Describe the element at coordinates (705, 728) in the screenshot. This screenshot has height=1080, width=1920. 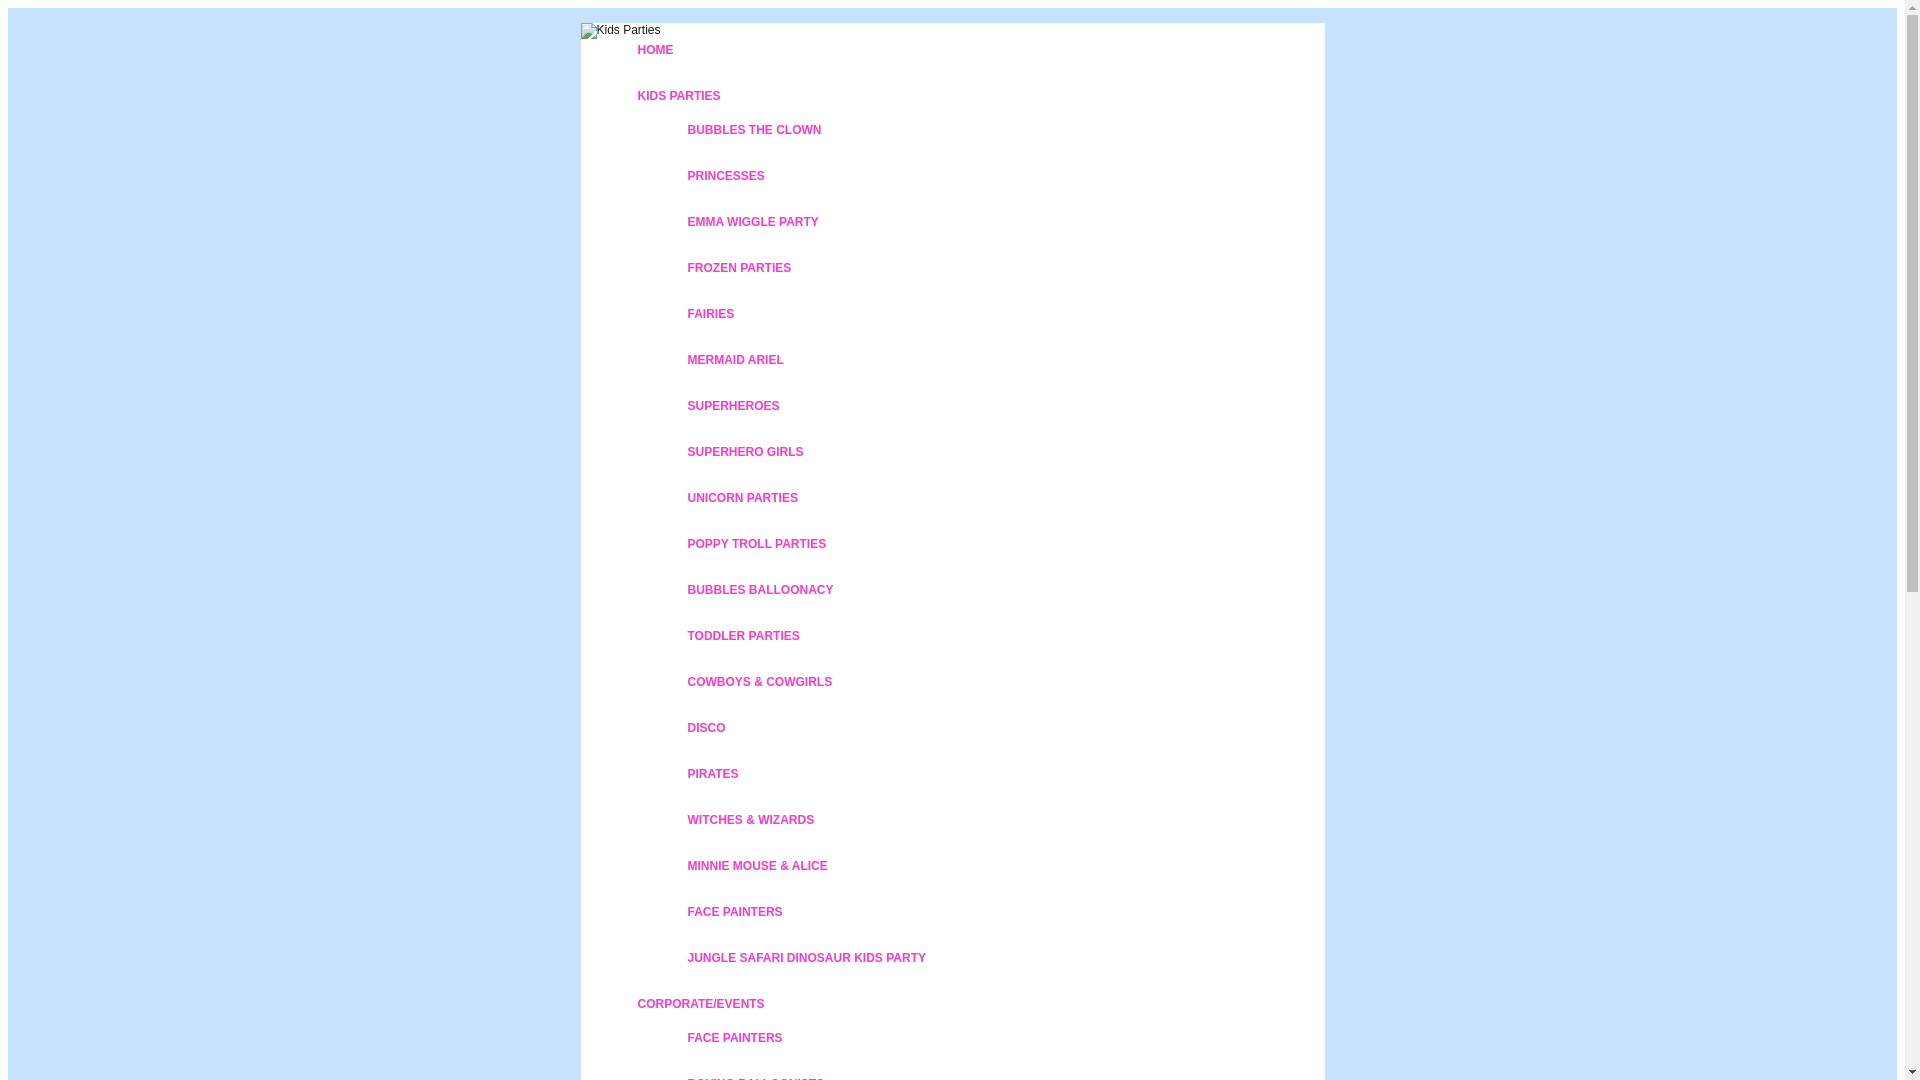
I see `'DISCO'` at that location.